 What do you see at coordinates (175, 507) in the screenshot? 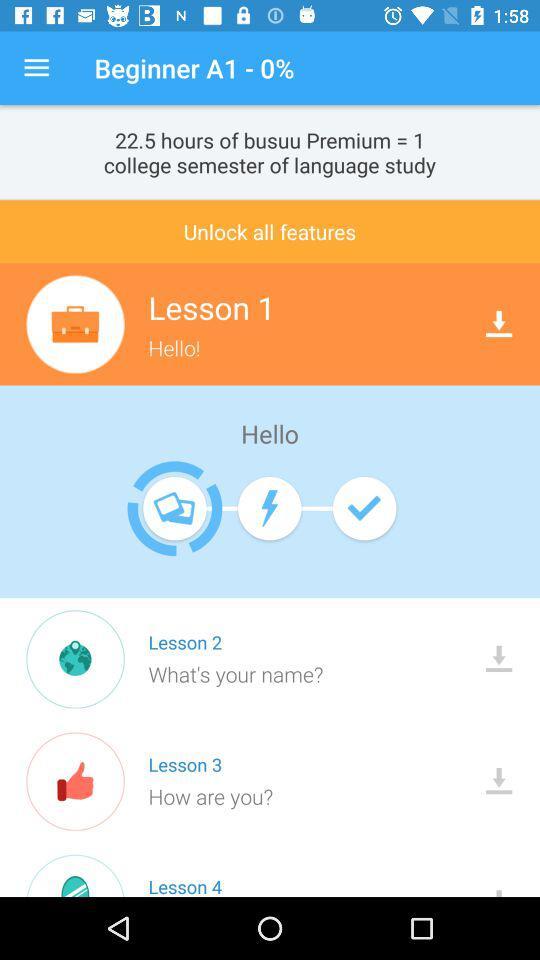
I see `the icon which is to the left side of battery indicator icon` at bounding box center [175, 507].